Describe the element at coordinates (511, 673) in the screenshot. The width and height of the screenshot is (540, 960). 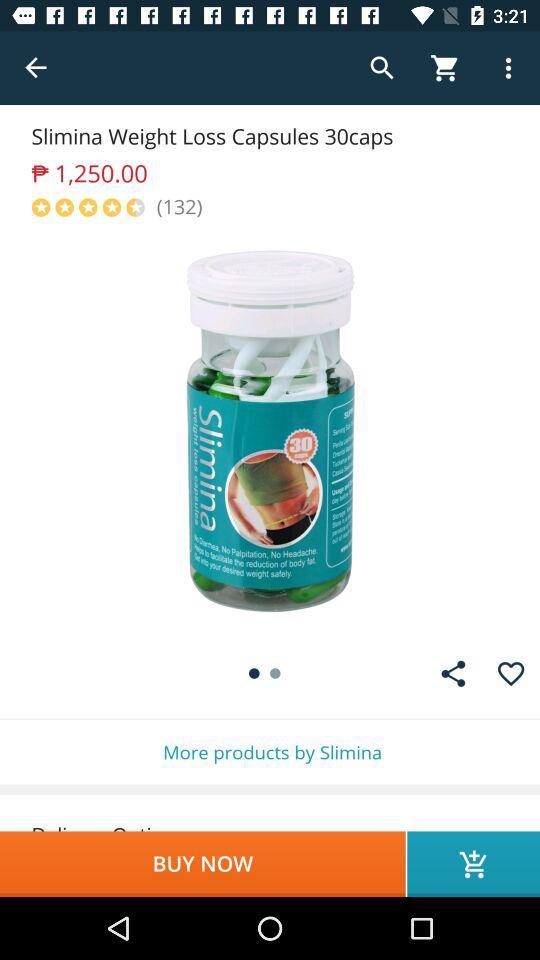
I see `the favorite icon` at that location.